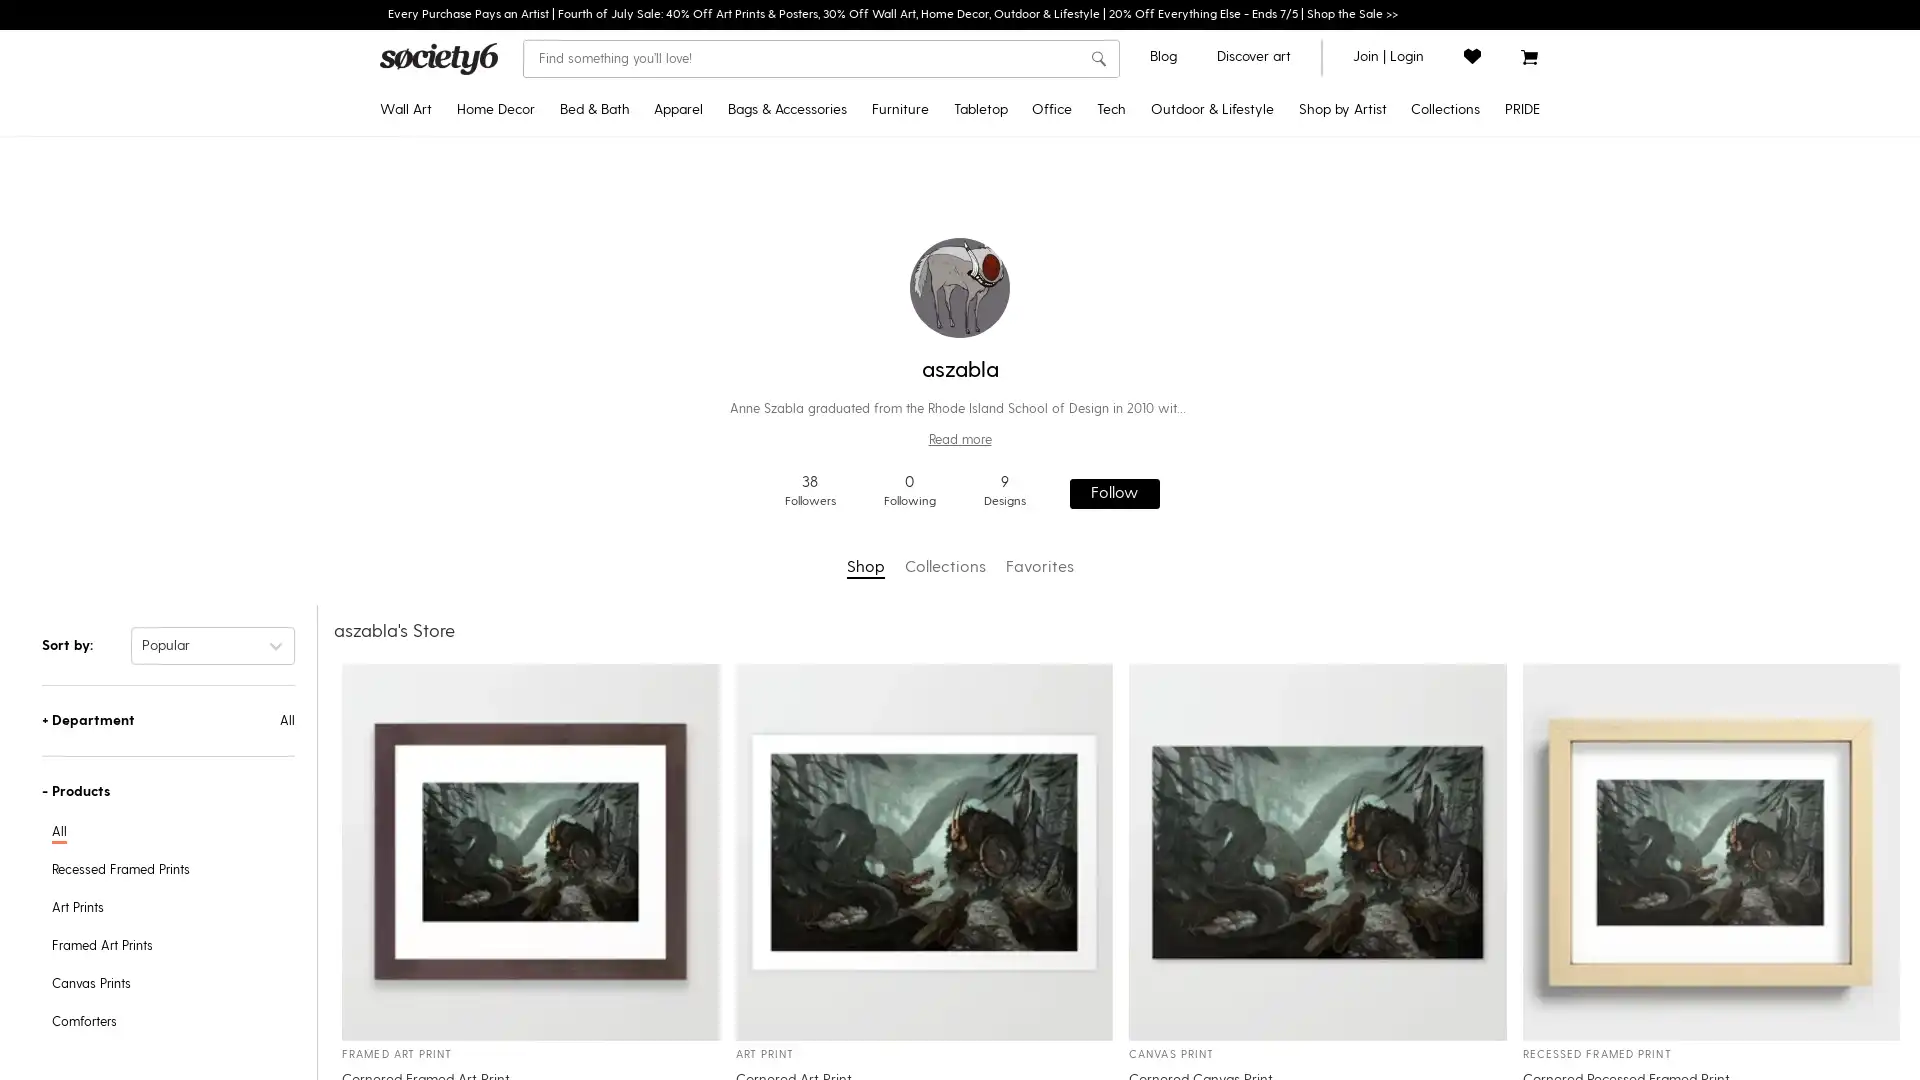 This screenshot has width=1920, height=1080. I want to click on Framed Mini Art Prints, so click(470, 547).